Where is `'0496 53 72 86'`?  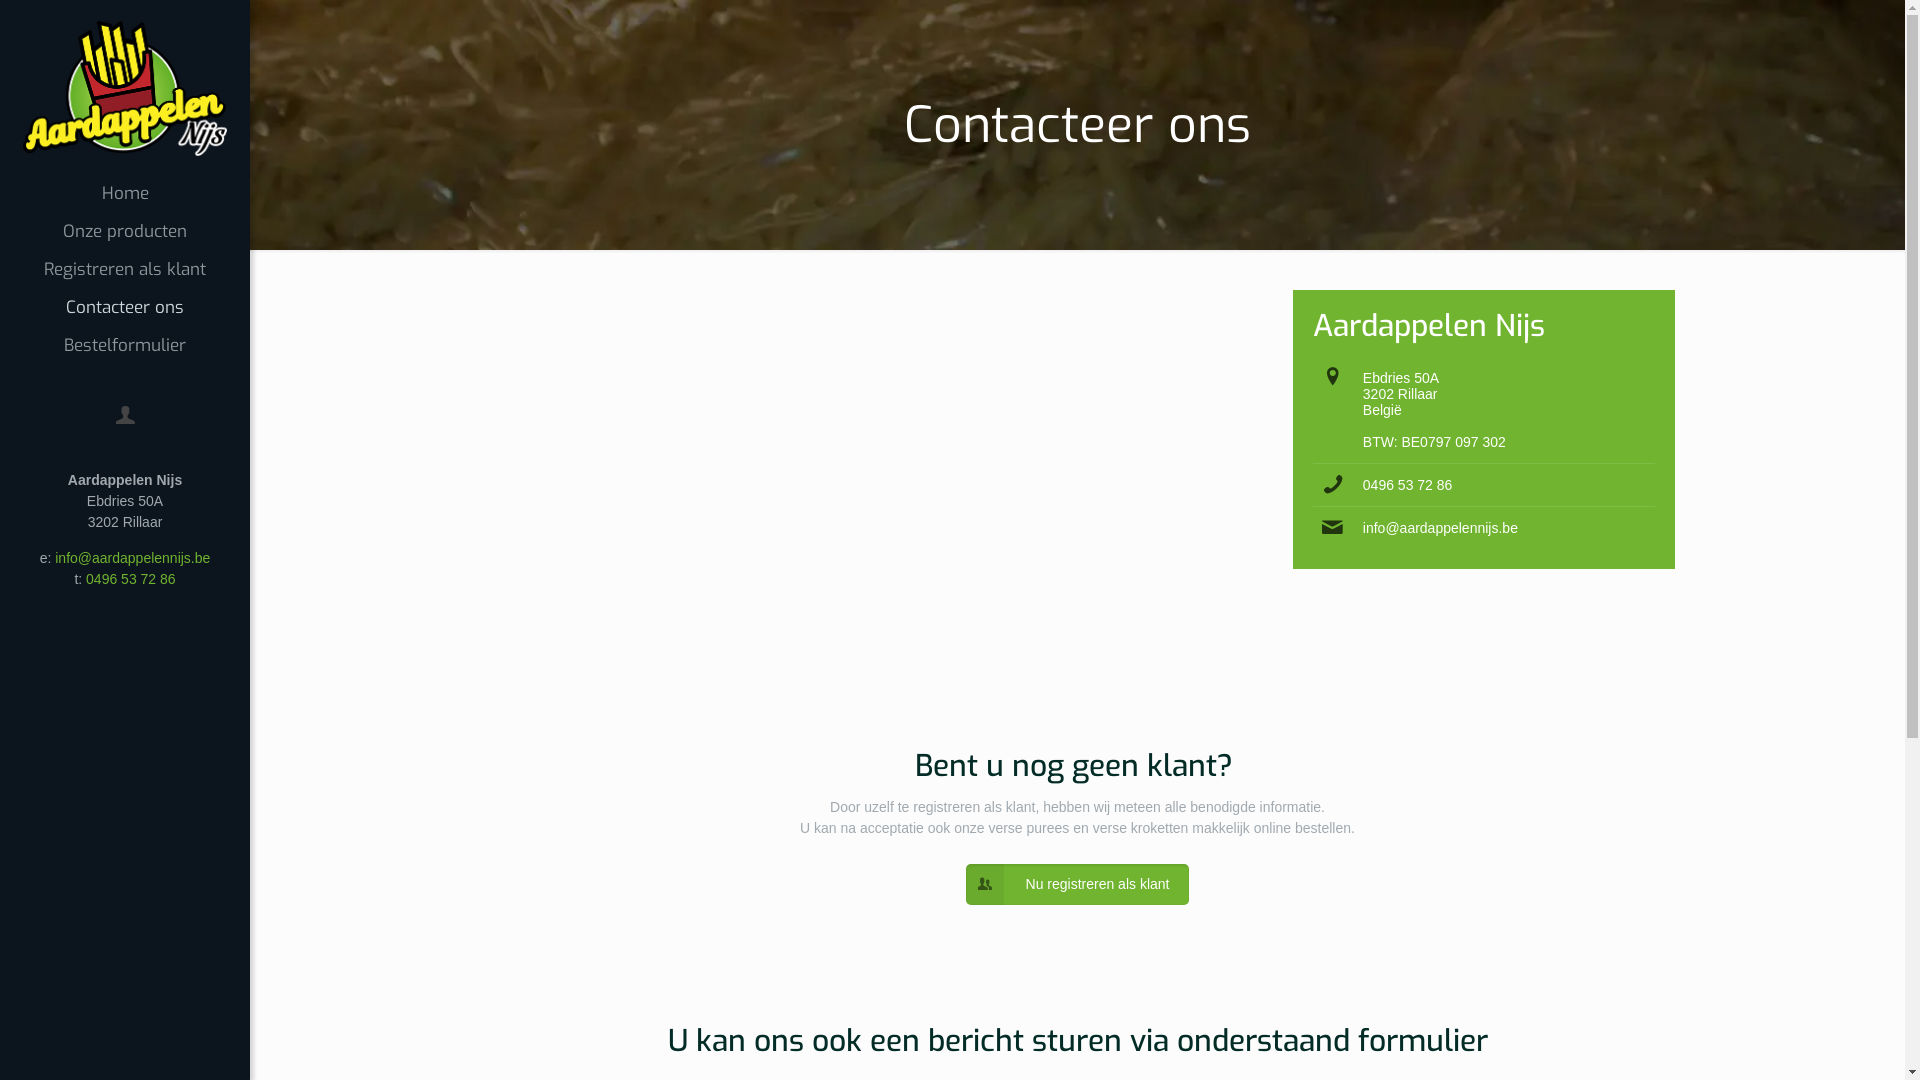
'0496 53 72 86' is located at coordinates (1406, 485).